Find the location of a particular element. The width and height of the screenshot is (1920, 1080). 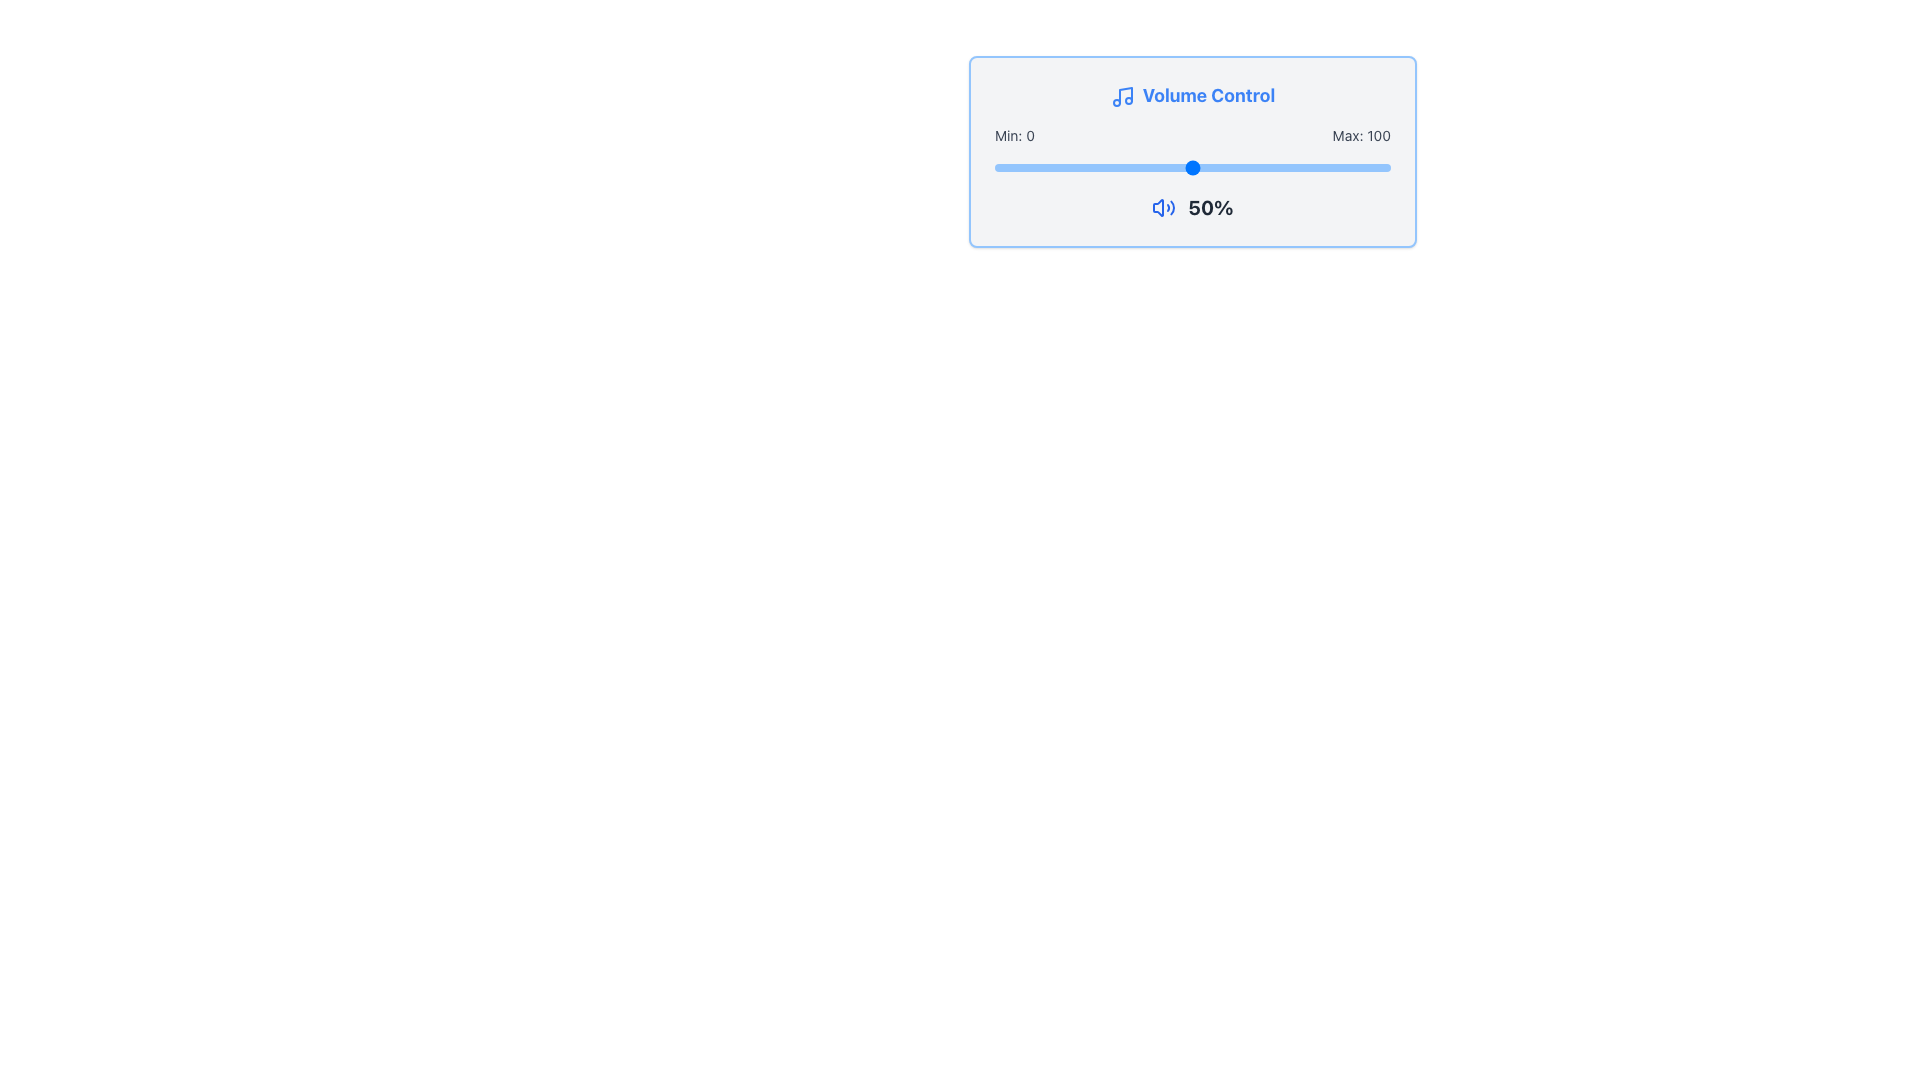

the slider is located at coordinates (1049, 167).